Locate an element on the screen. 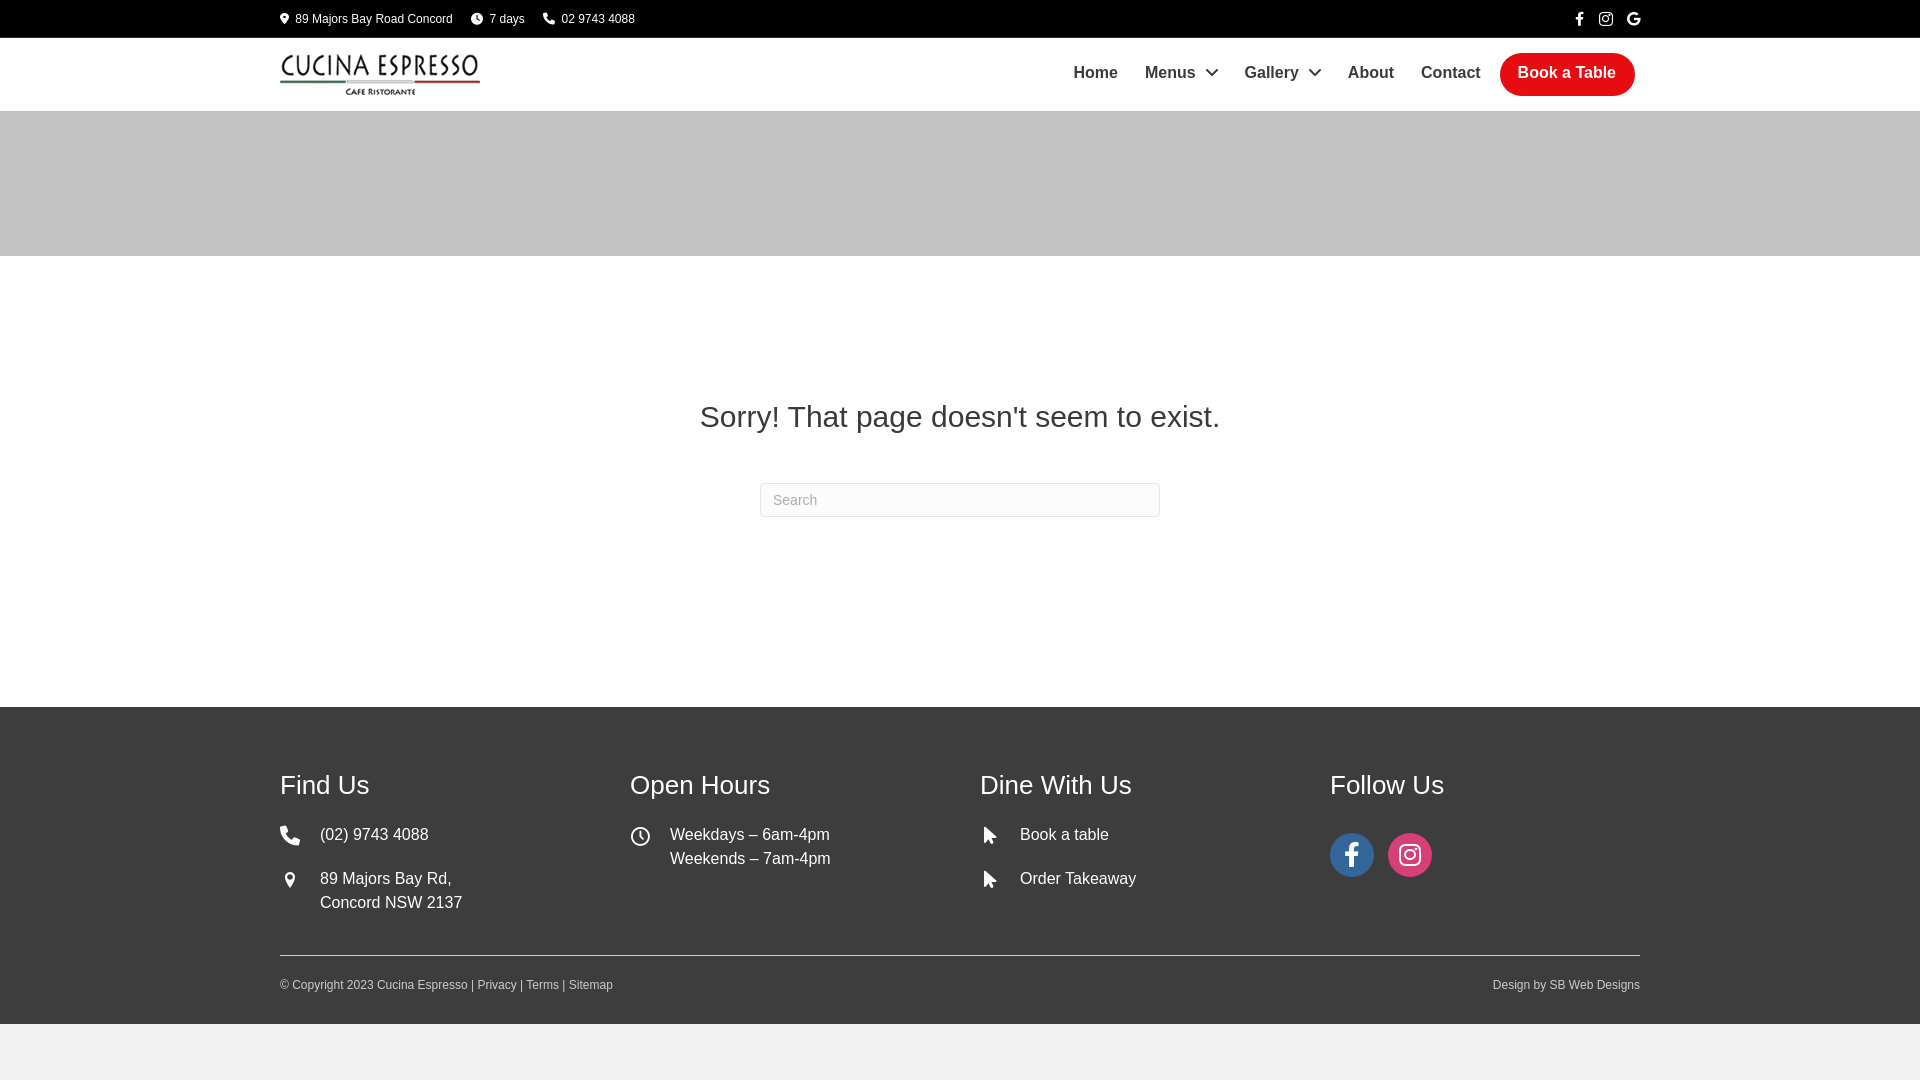 The width and height of the screenshot is (1920, 1080). '02 9743 4088' is located at coordinates (596, 19).